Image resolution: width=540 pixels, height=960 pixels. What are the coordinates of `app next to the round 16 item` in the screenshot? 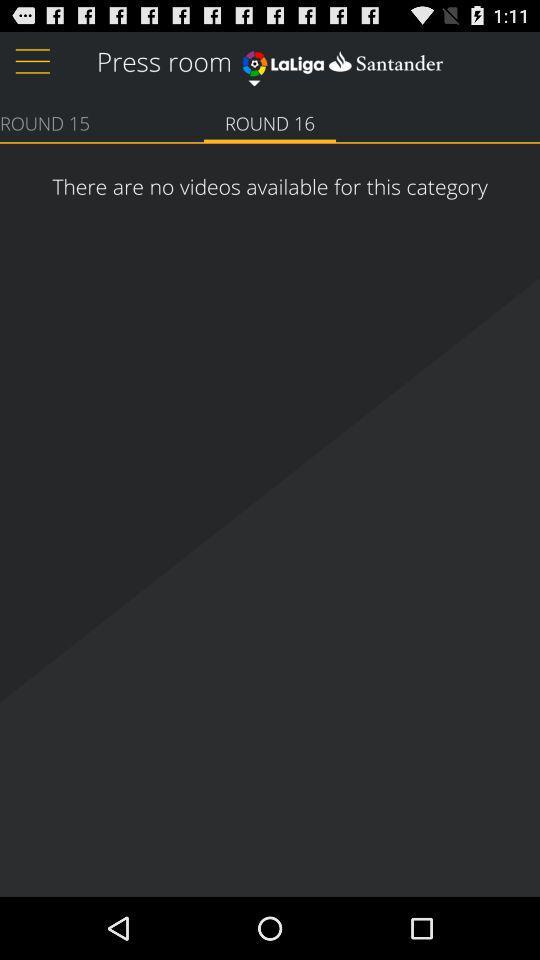 It's located at (44, 121).